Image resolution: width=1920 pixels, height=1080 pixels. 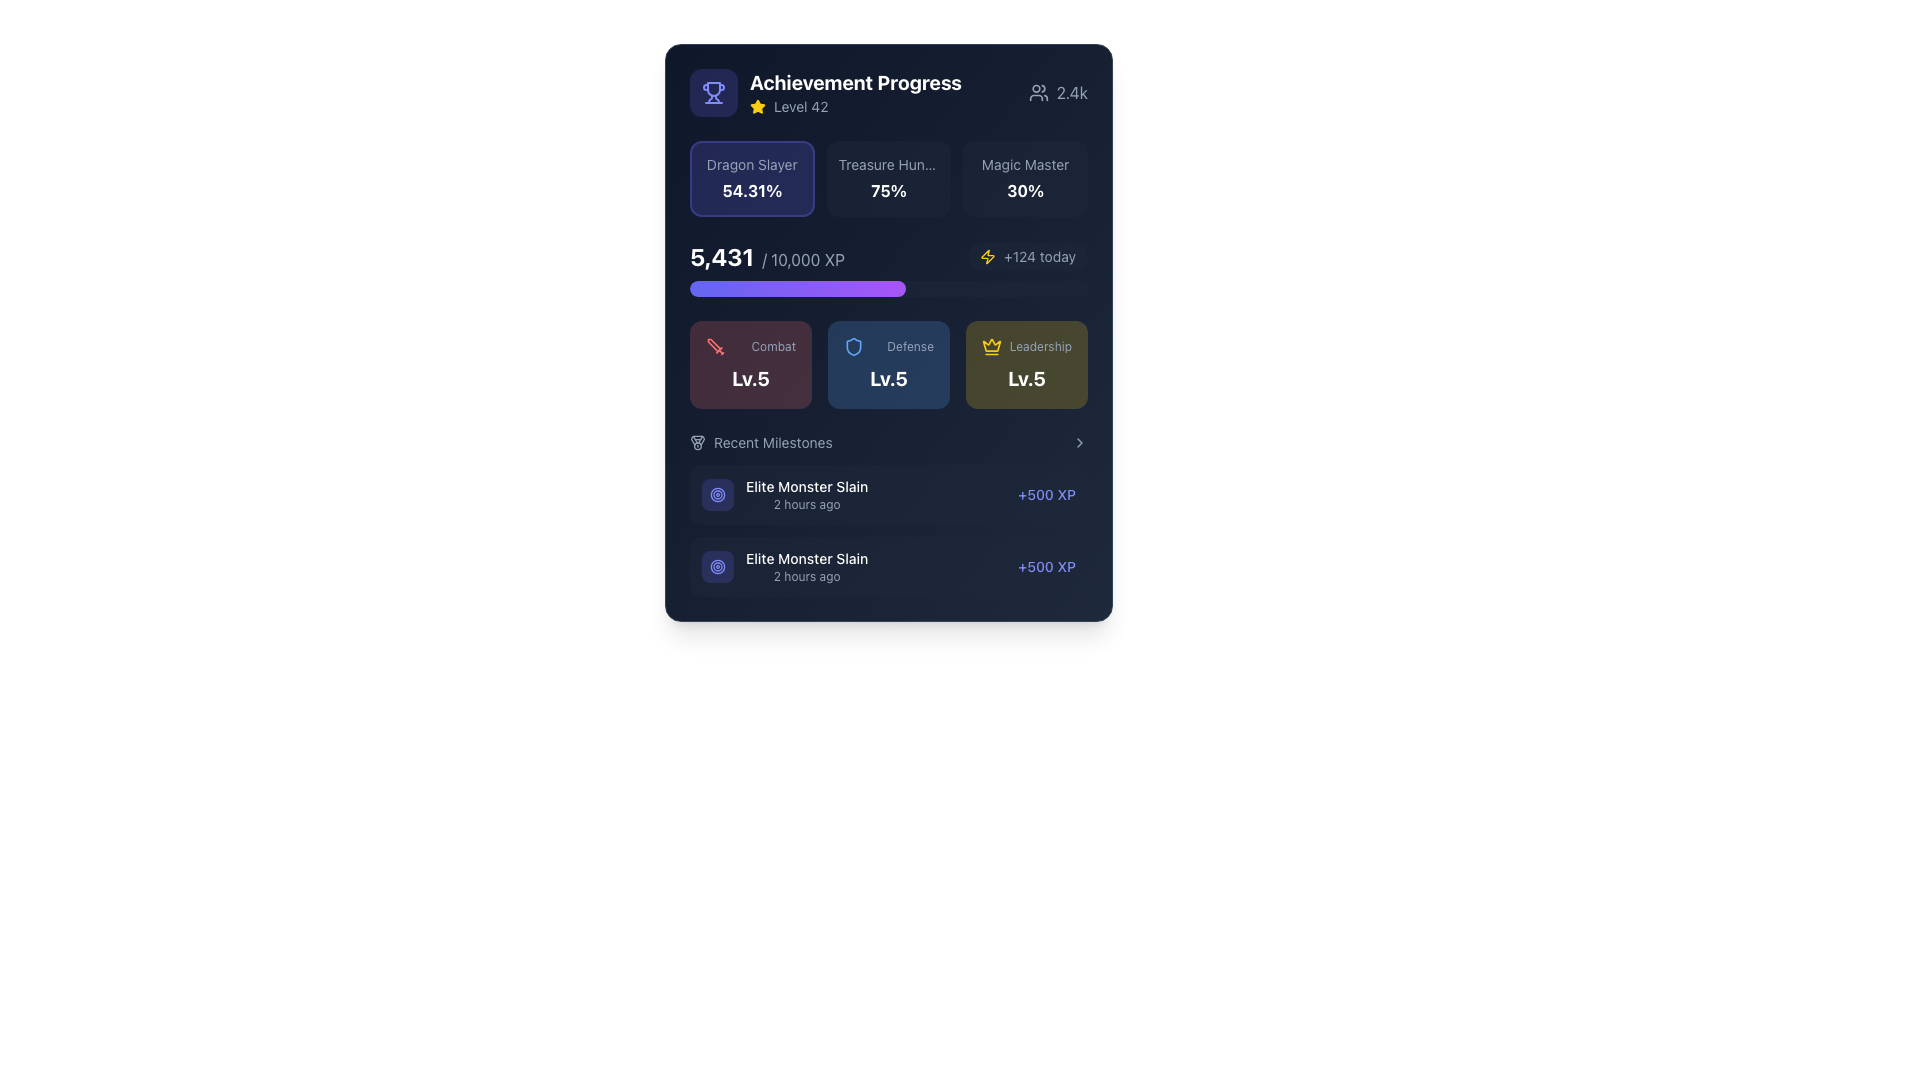 I want to click on the Text Label that displays the user's current XP progress, located within the 'Achievement Progress' card, to the left of the '+124 today' badge, so click(x=766, y=256).